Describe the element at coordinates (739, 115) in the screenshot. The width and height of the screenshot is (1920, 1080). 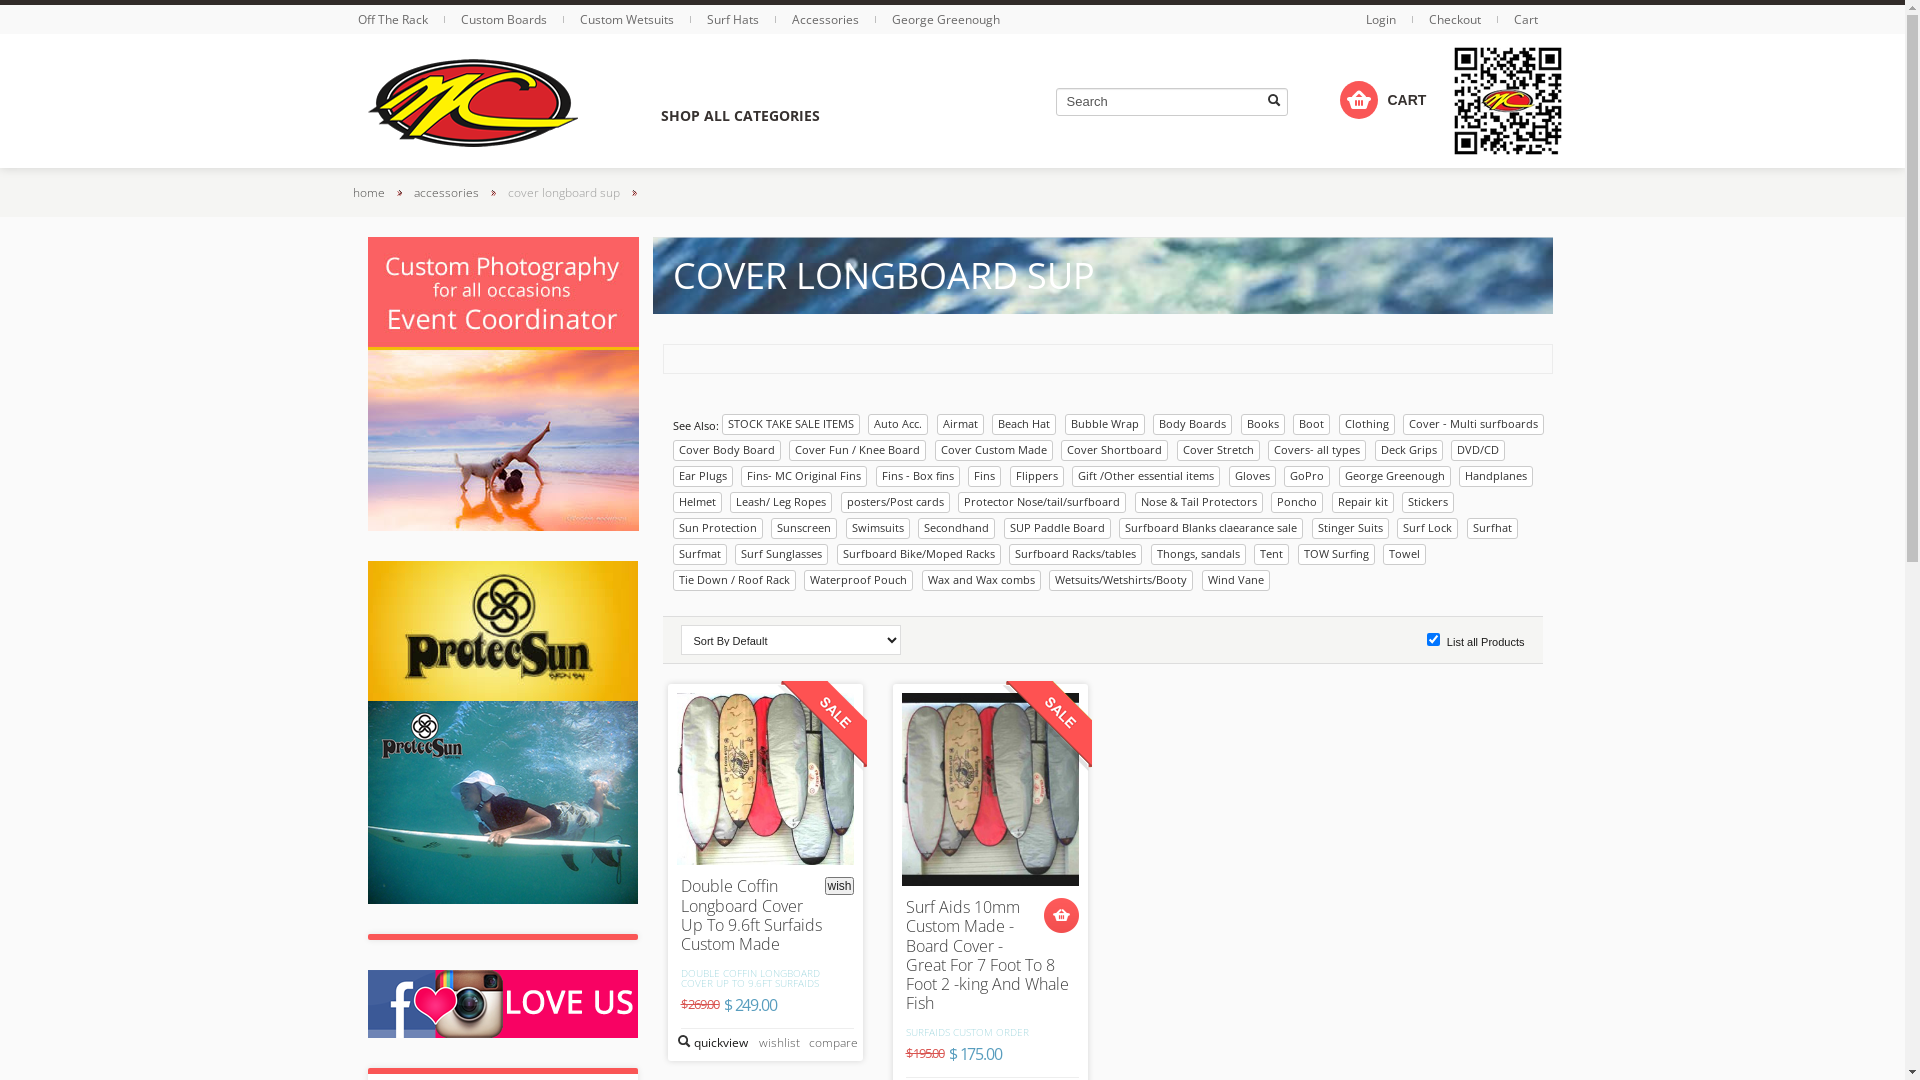
I see `'SHOP ALL CATEGORIES'` at that location.